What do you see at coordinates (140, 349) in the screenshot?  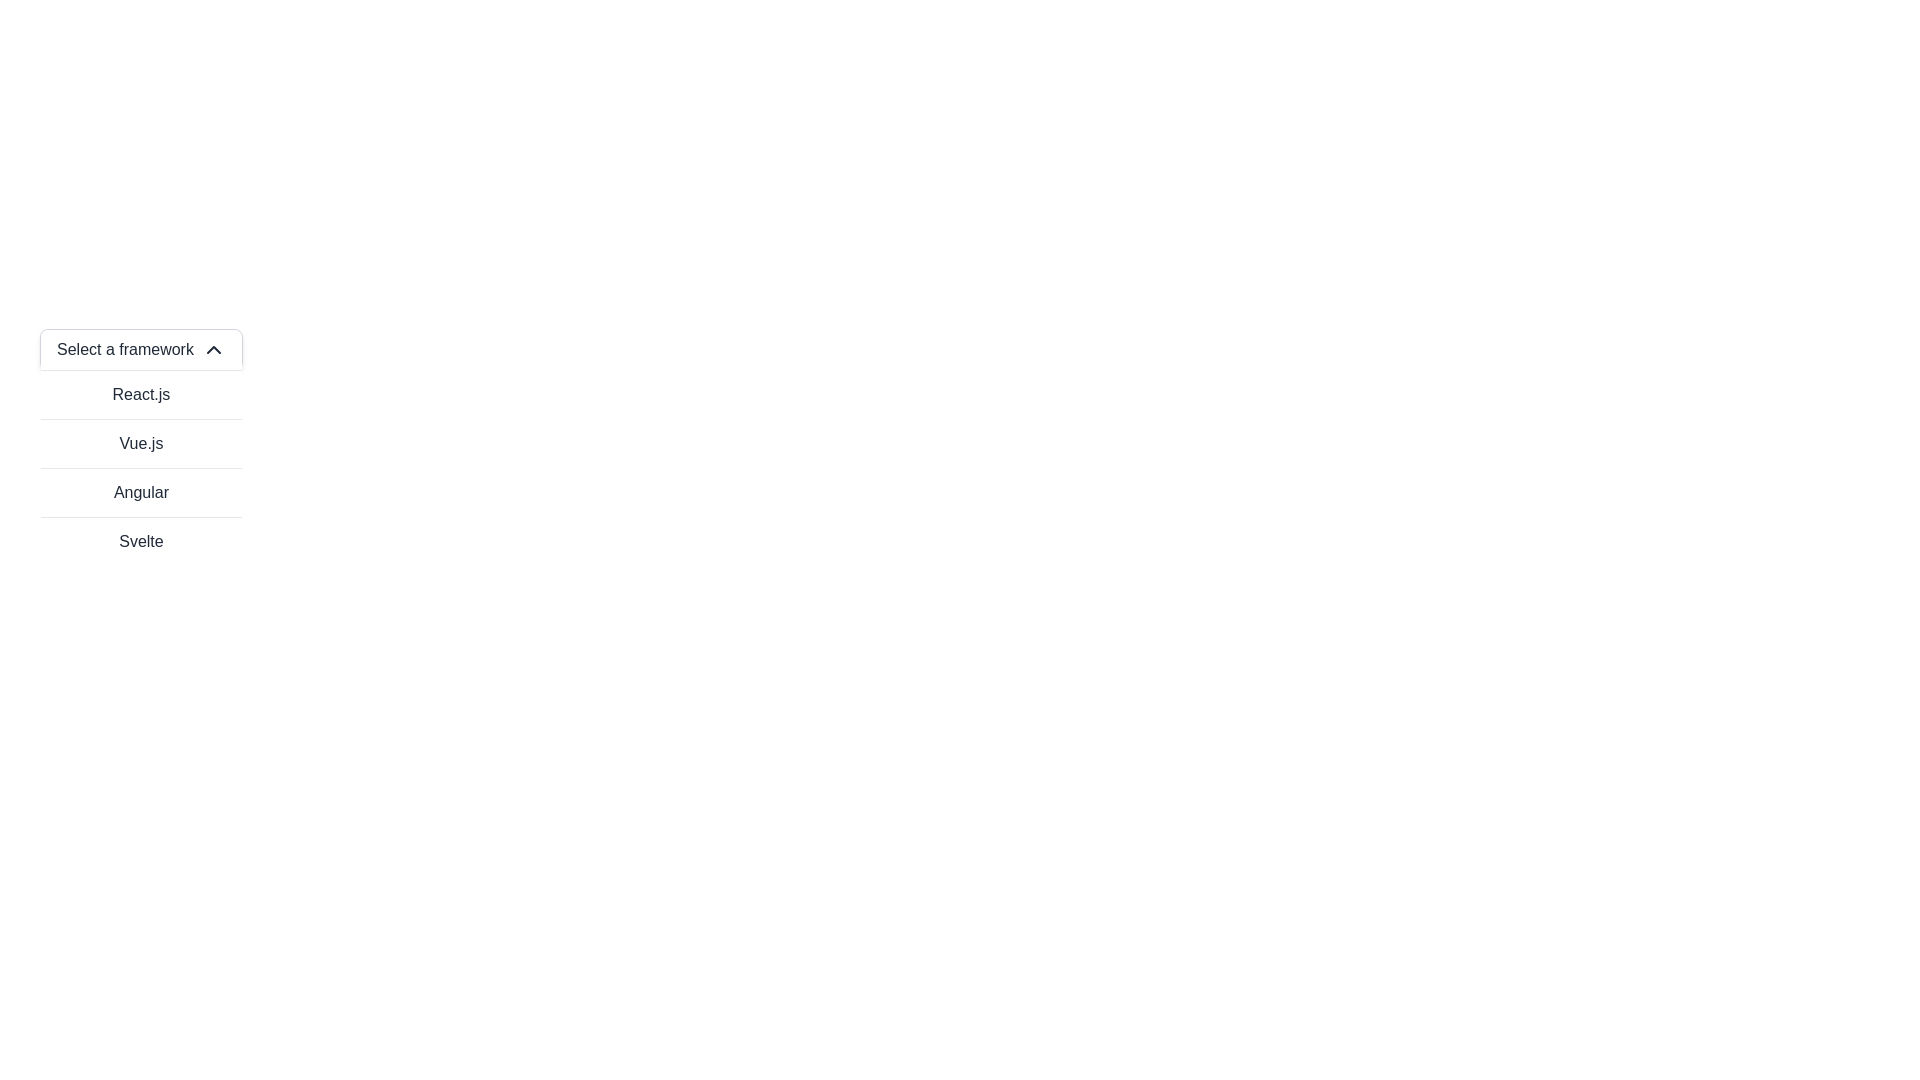 I see `the Dropdown toggle button located at the top of the dropdown list` at bounding box center [140, 349].